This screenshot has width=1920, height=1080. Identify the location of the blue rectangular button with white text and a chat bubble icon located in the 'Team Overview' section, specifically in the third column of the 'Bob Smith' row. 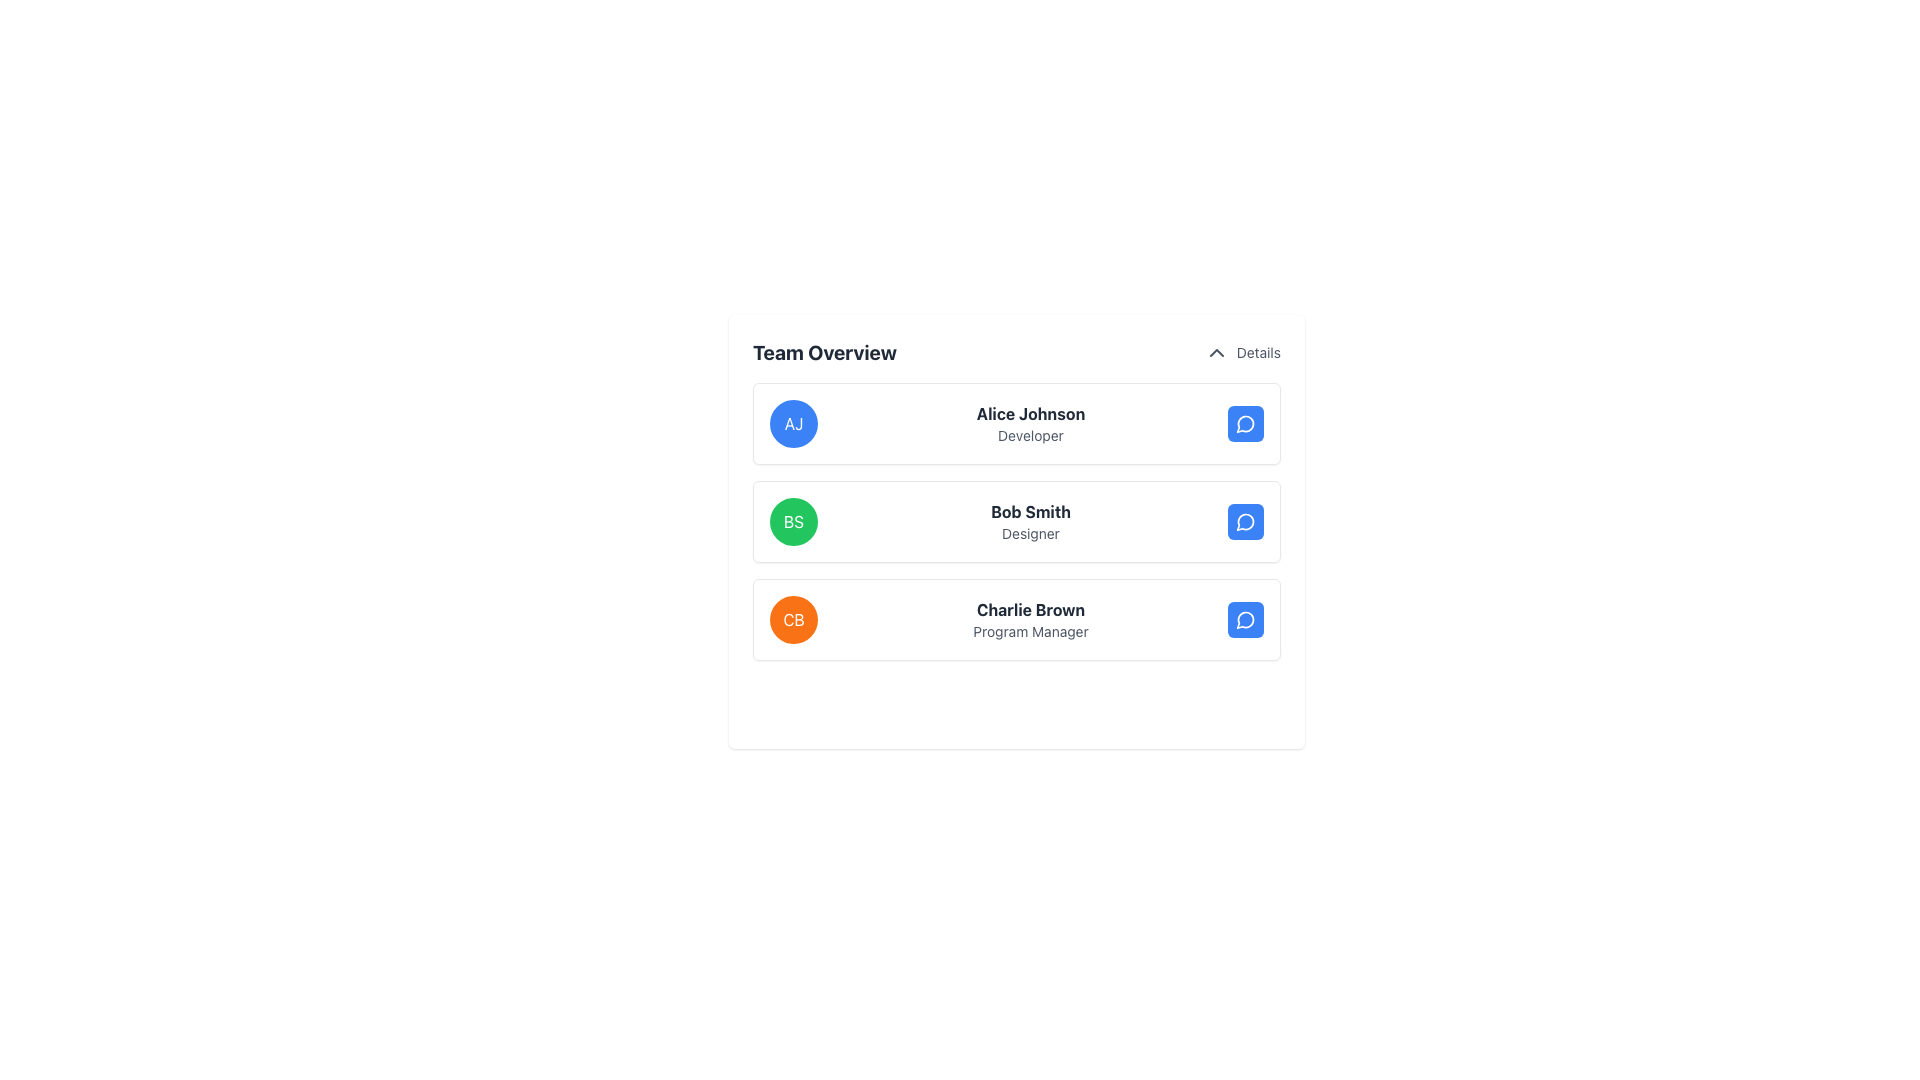
(1245, 520).